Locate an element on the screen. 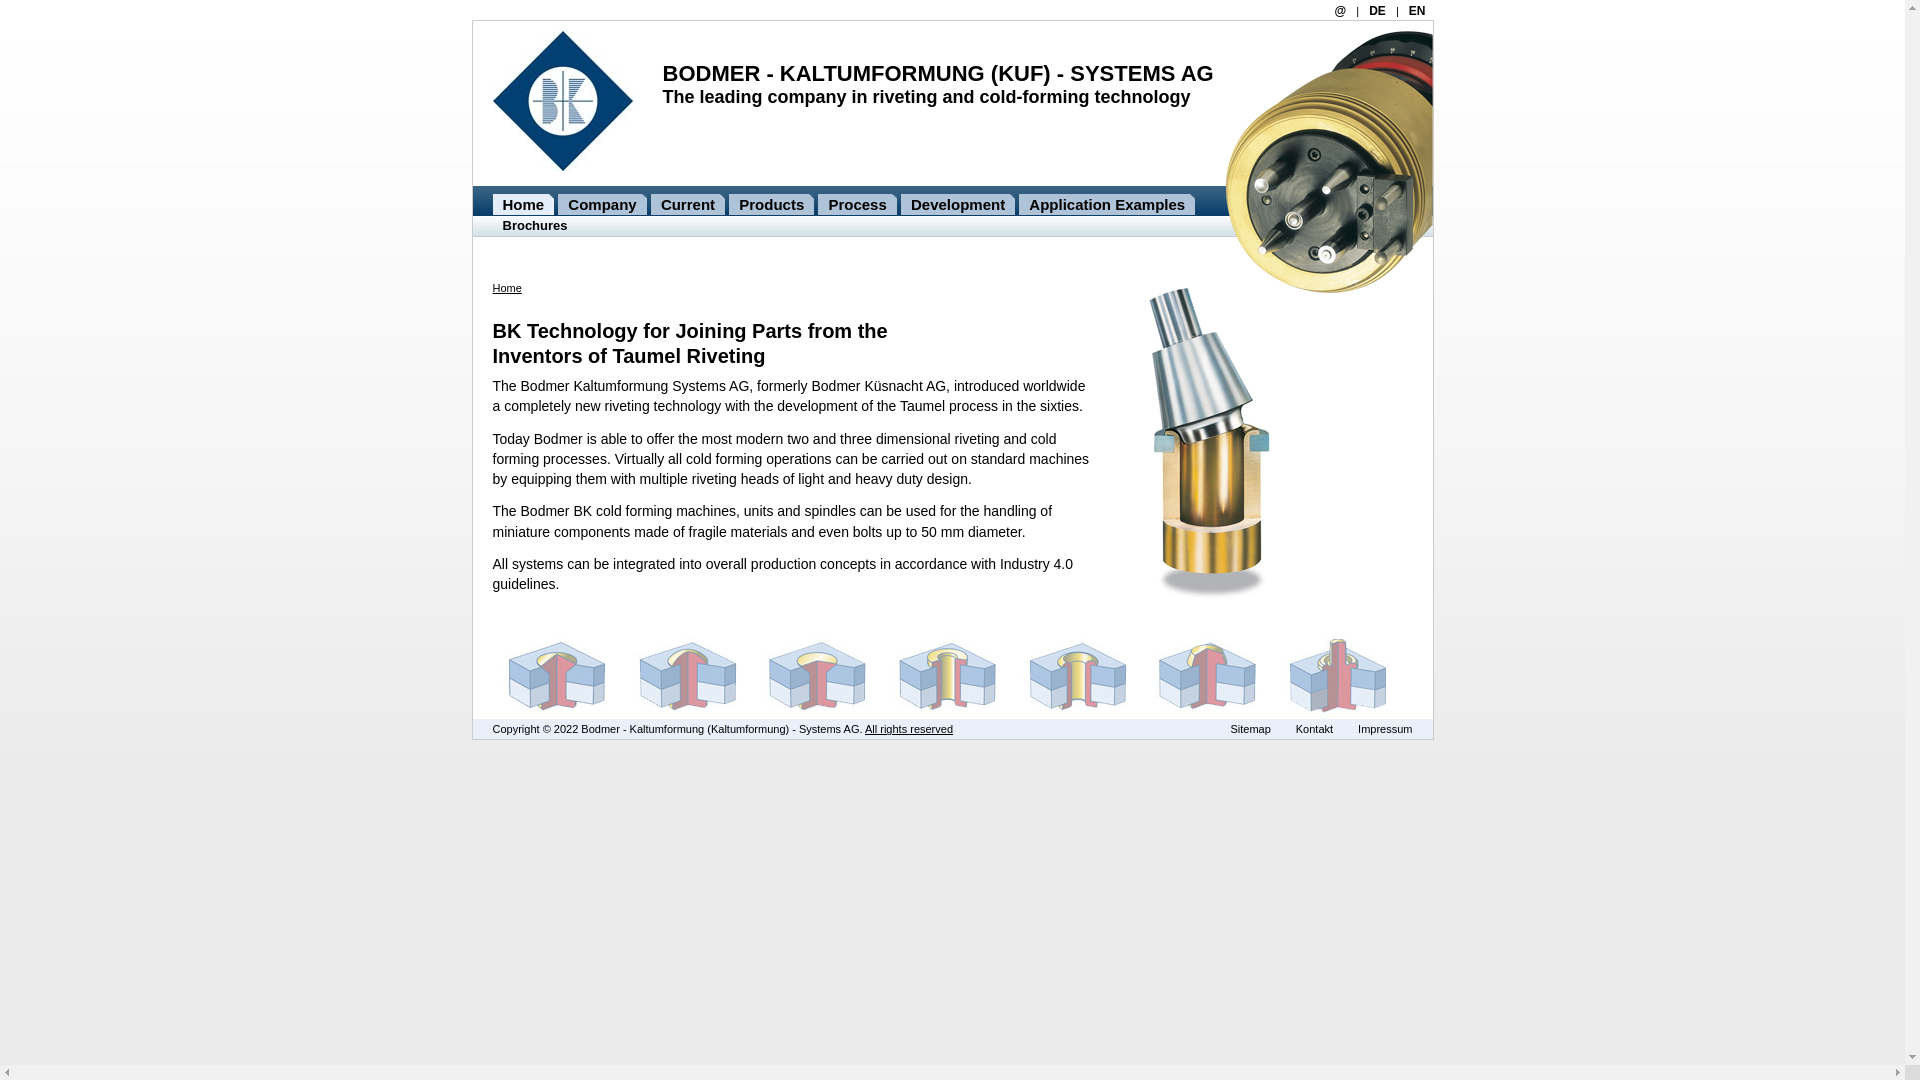  'Sitemap' is located at coordinates (1248, 729).